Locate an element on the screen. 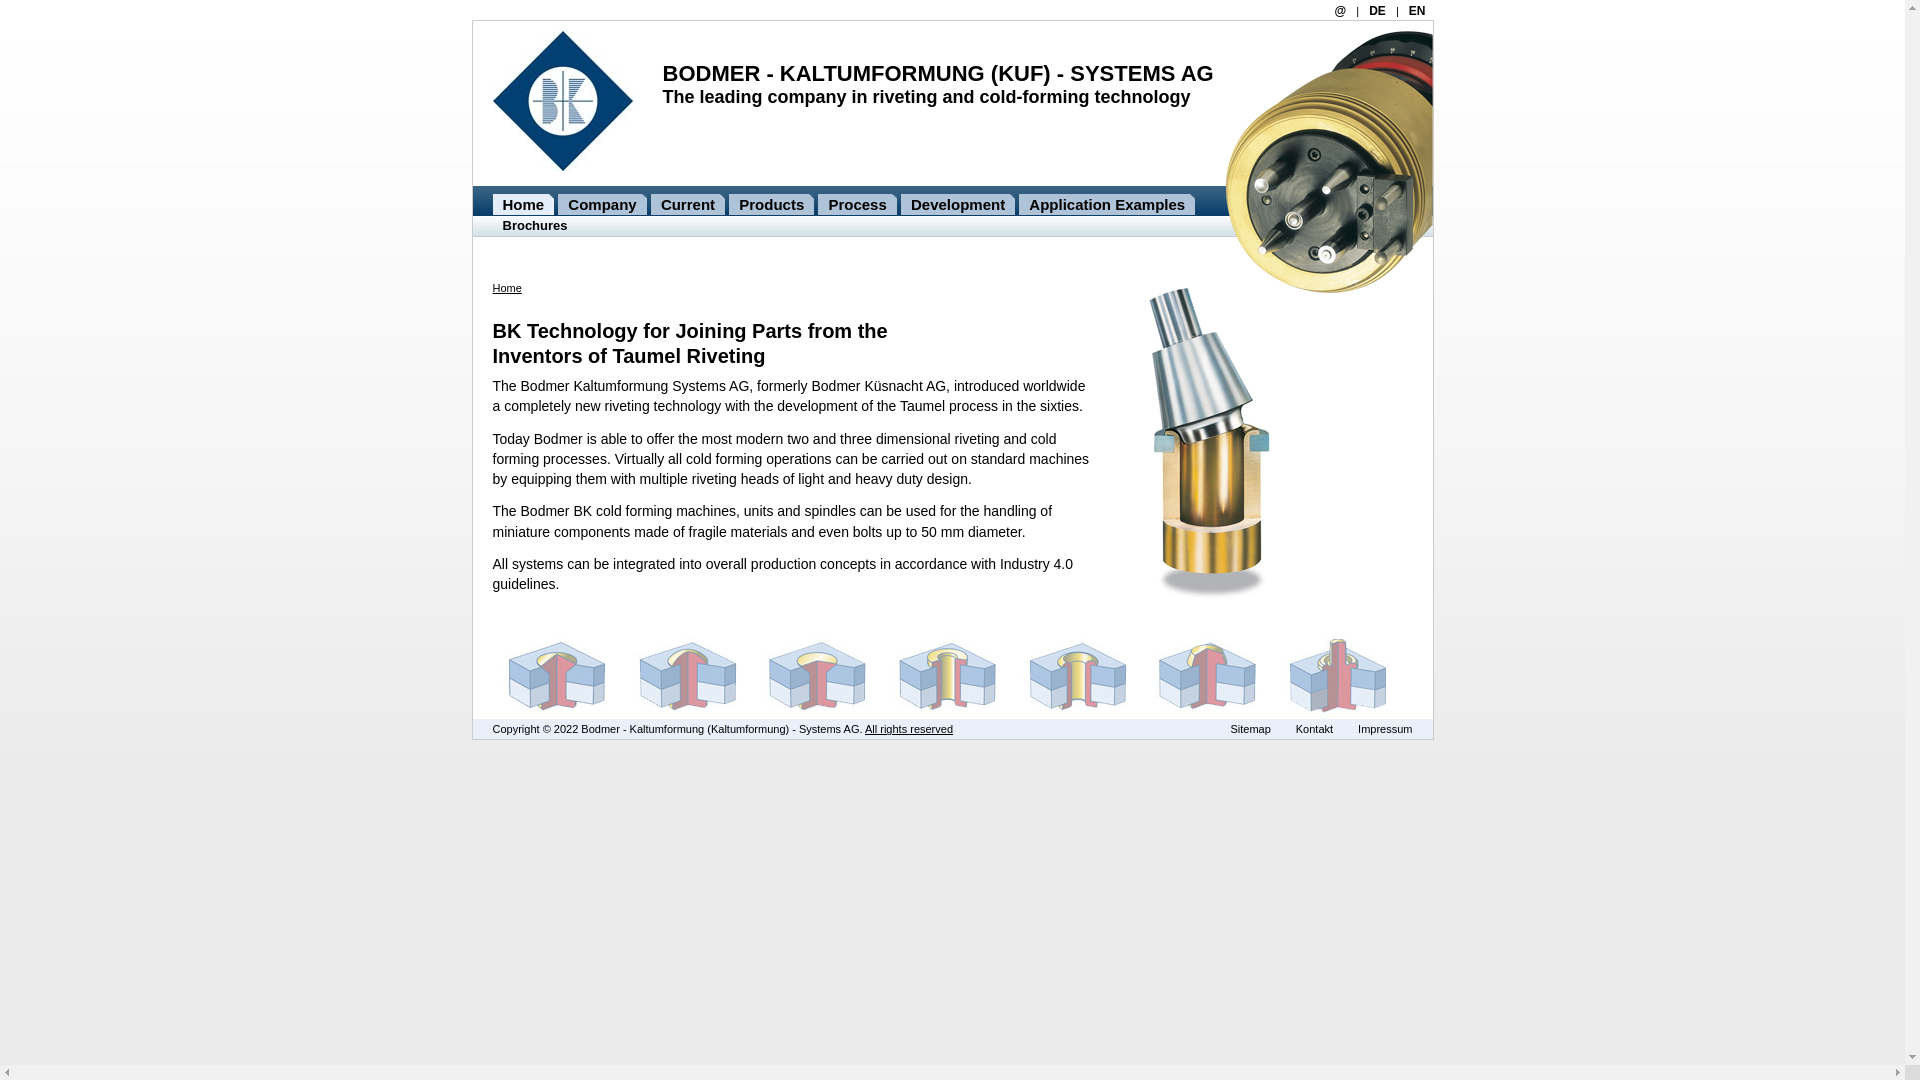  'Sitemap' is located at coordinates (1248, 729).